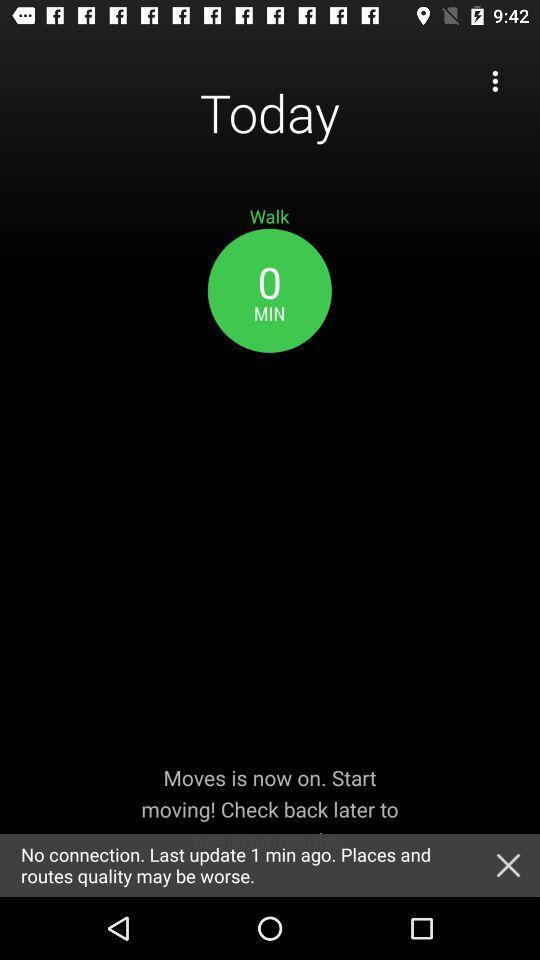 The height and width of the screenshot is (960, 540). What do you see at coordinates (494, 81) in the screenshot?
I see `the more icon` at bounding box center [494, 81].